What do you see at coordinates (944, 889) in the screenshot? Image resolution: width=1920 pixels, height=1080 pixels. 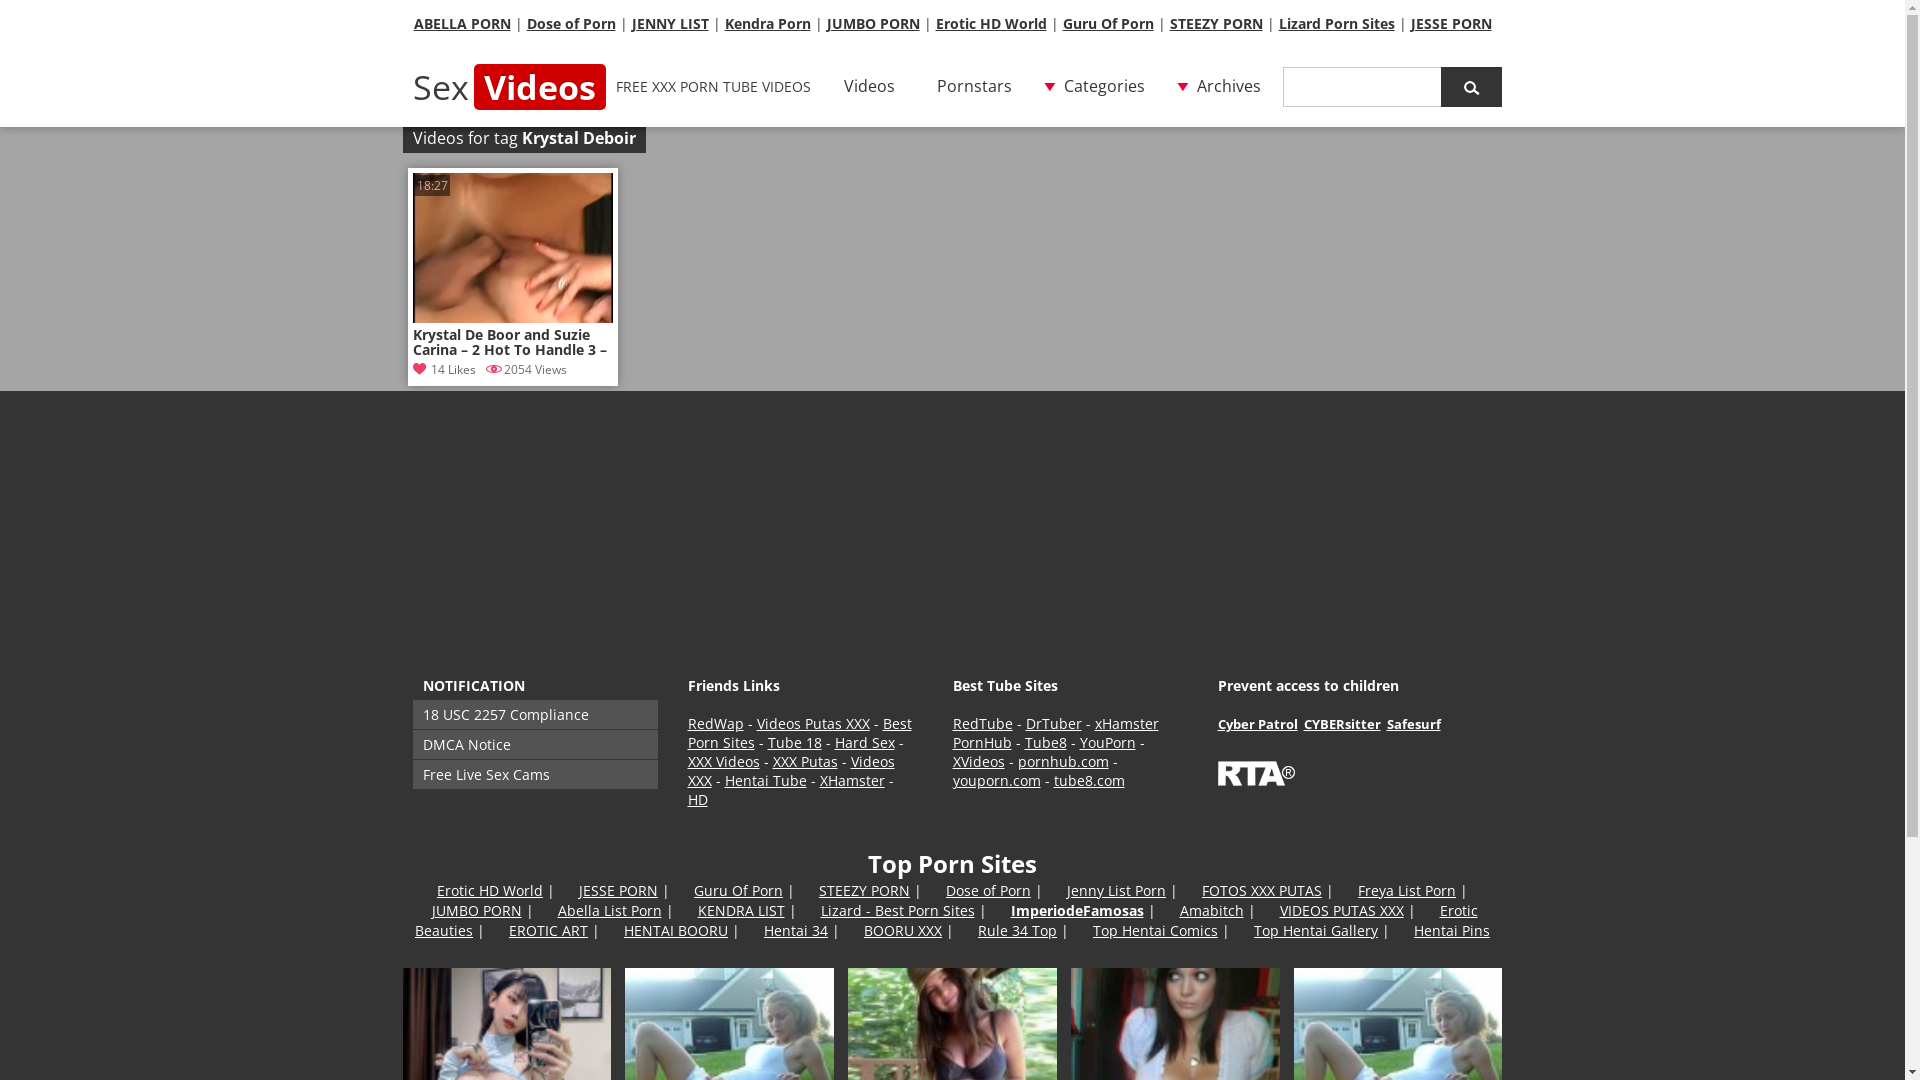 I see `'Dose of Porn'` at bounding box center [944, 889].